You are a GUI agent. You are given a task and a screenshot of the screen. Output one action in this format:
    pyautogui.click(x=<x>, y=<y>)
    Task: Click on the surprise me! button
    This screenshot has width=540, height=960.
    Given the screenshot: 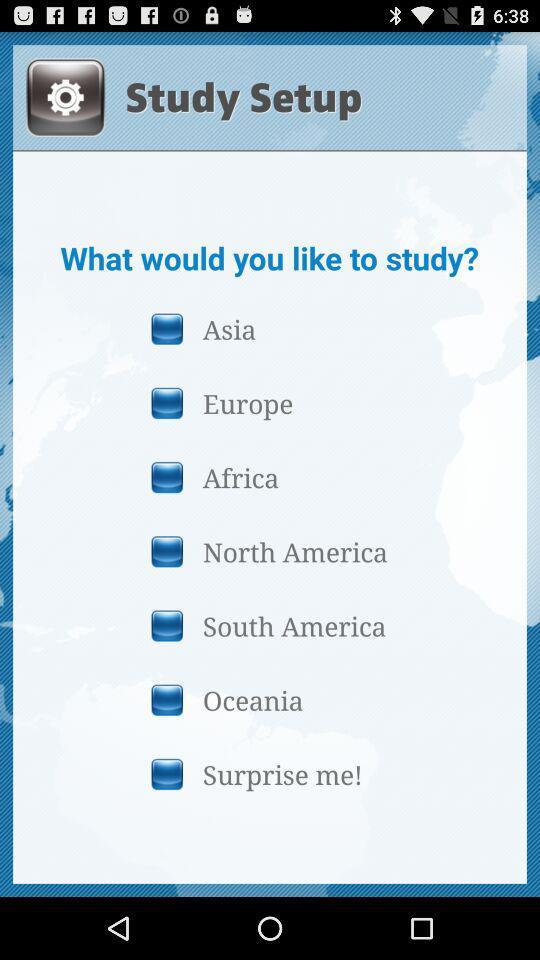 What is the action you would take?
    pyautogui.click(x=269, y=773)
    